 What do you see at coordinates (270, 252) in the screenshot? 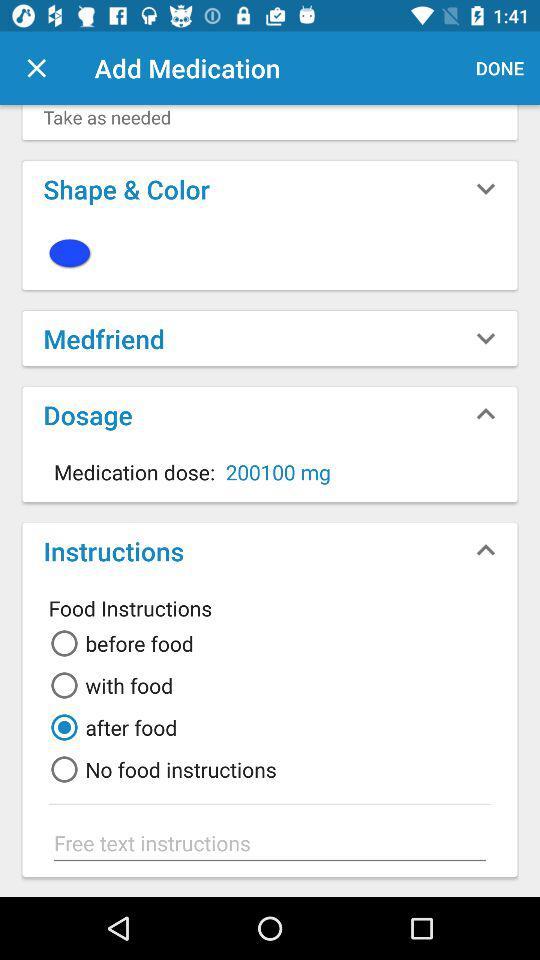
I see `icon` at bounding box center [270, 252].